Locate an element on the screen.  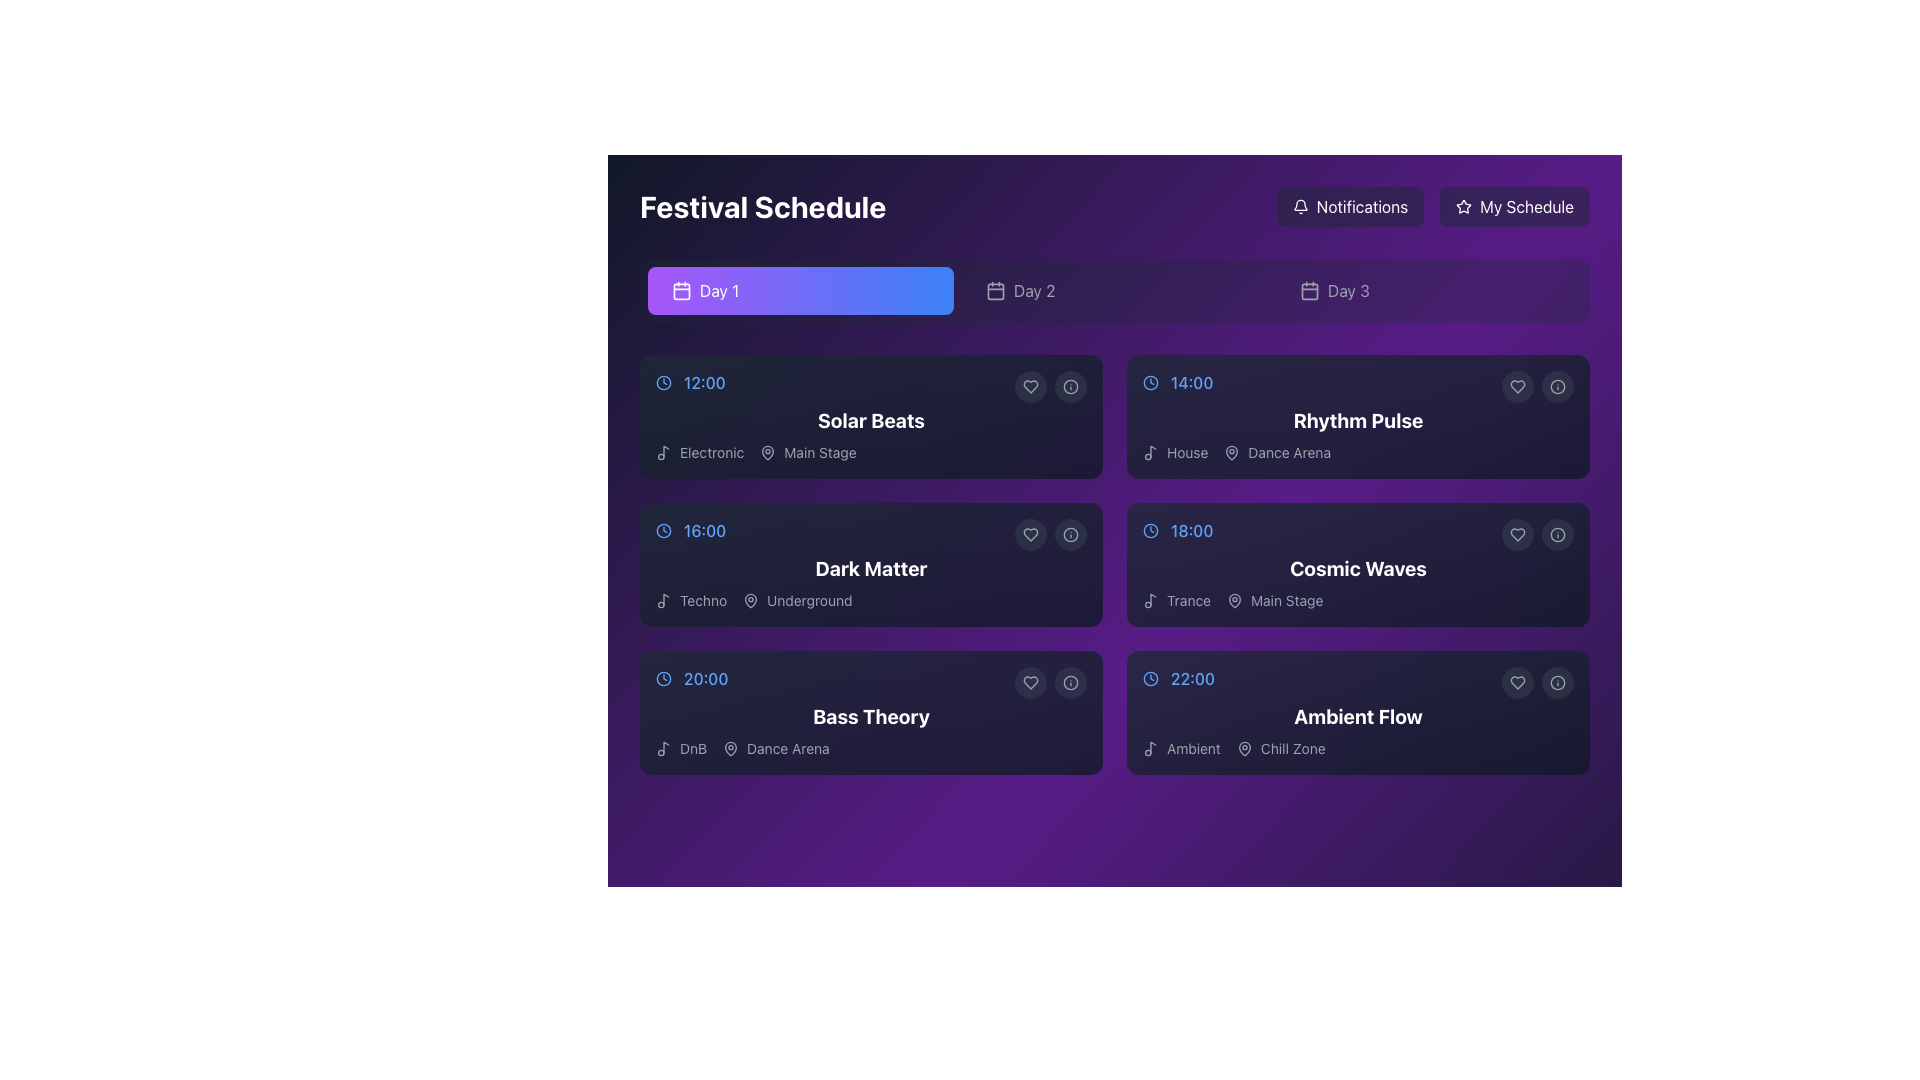
or read the text label 'My Schedule' located in the top-right corner of the interface within a dark purple header bar, styled with white text is located at coordinates (1526, 207).